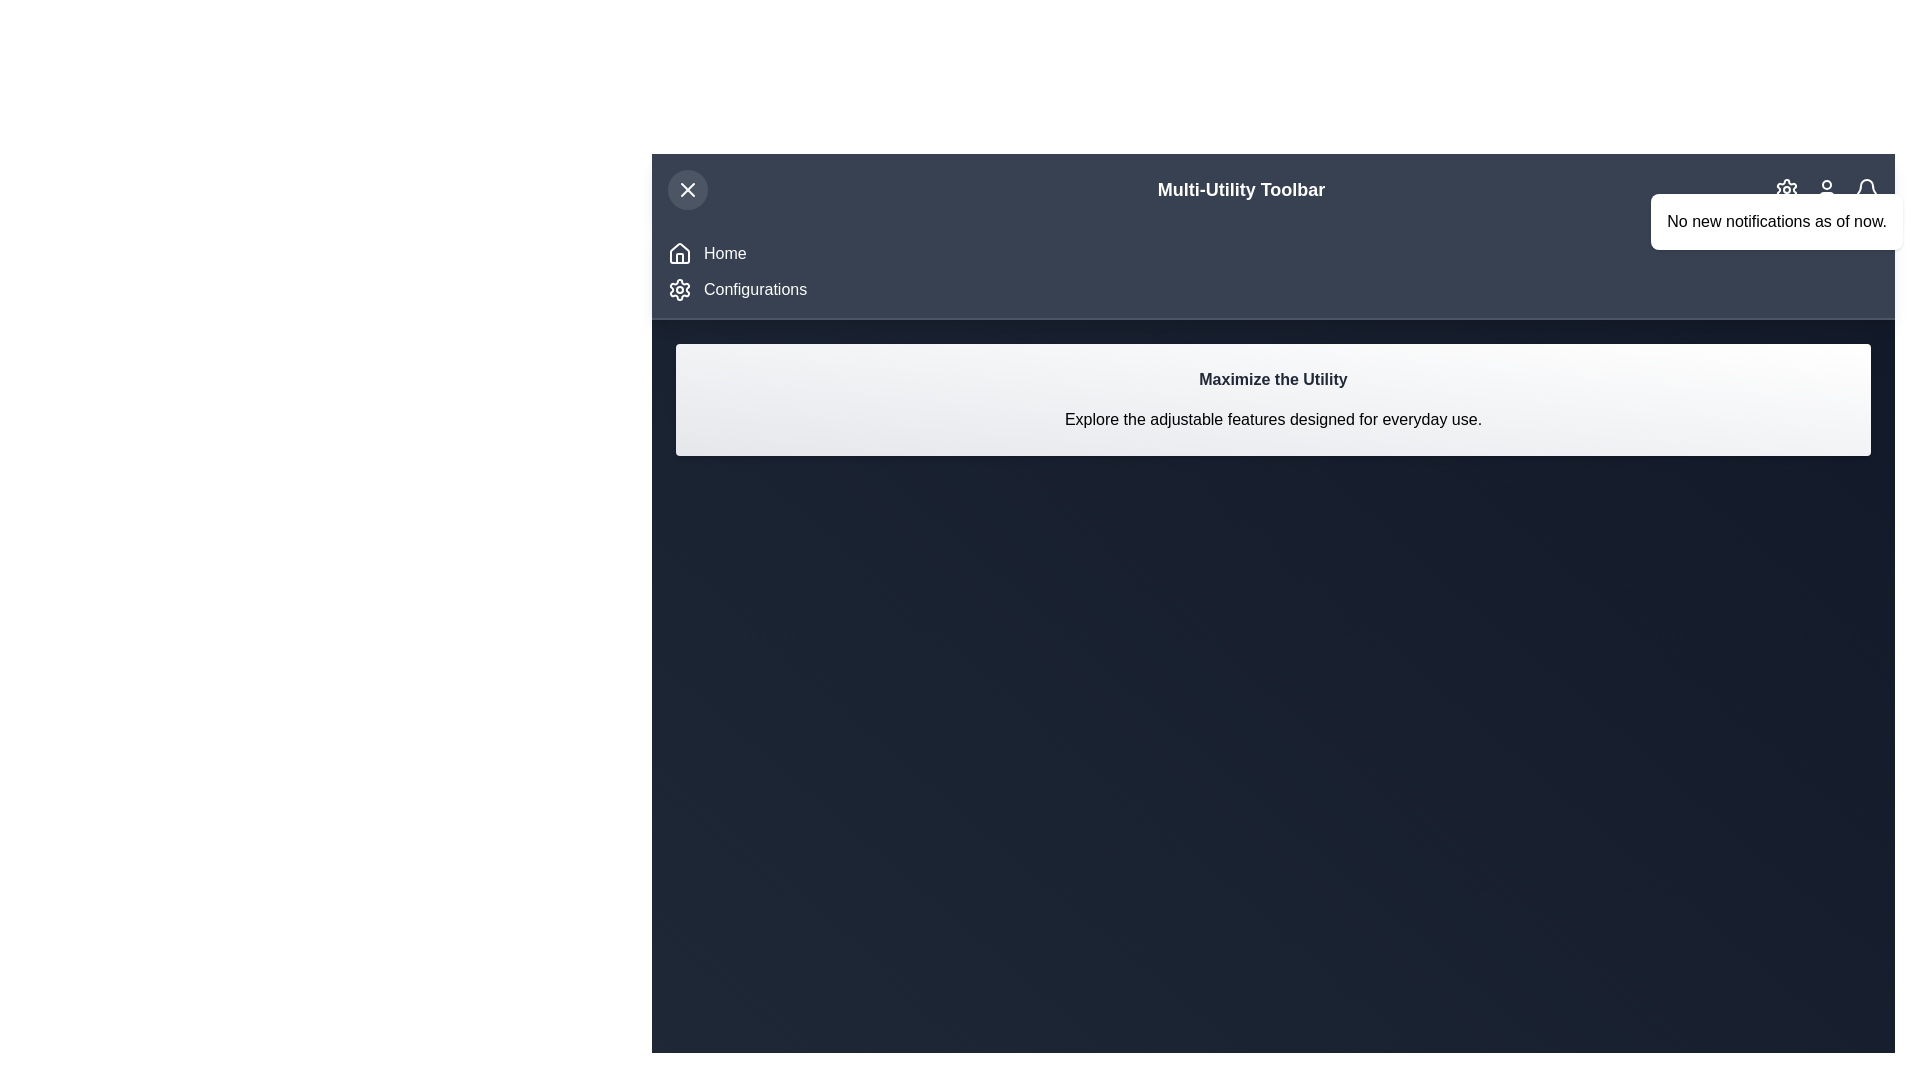 Image resolution: width=1920 pixels, height=1080 pixels. I want to click on the 'Home' option in the navigation, so click(723, 253).